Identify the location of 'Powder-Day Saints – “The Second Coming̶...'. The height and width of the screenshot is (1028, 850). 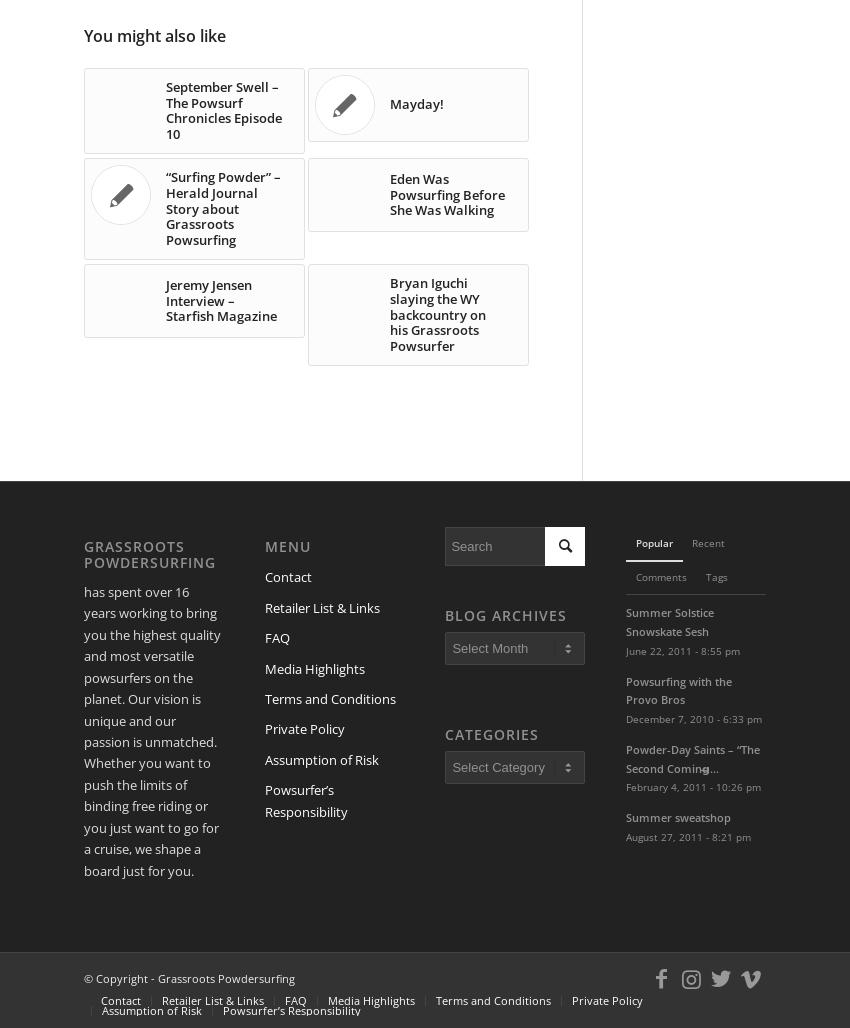
(692, 757).